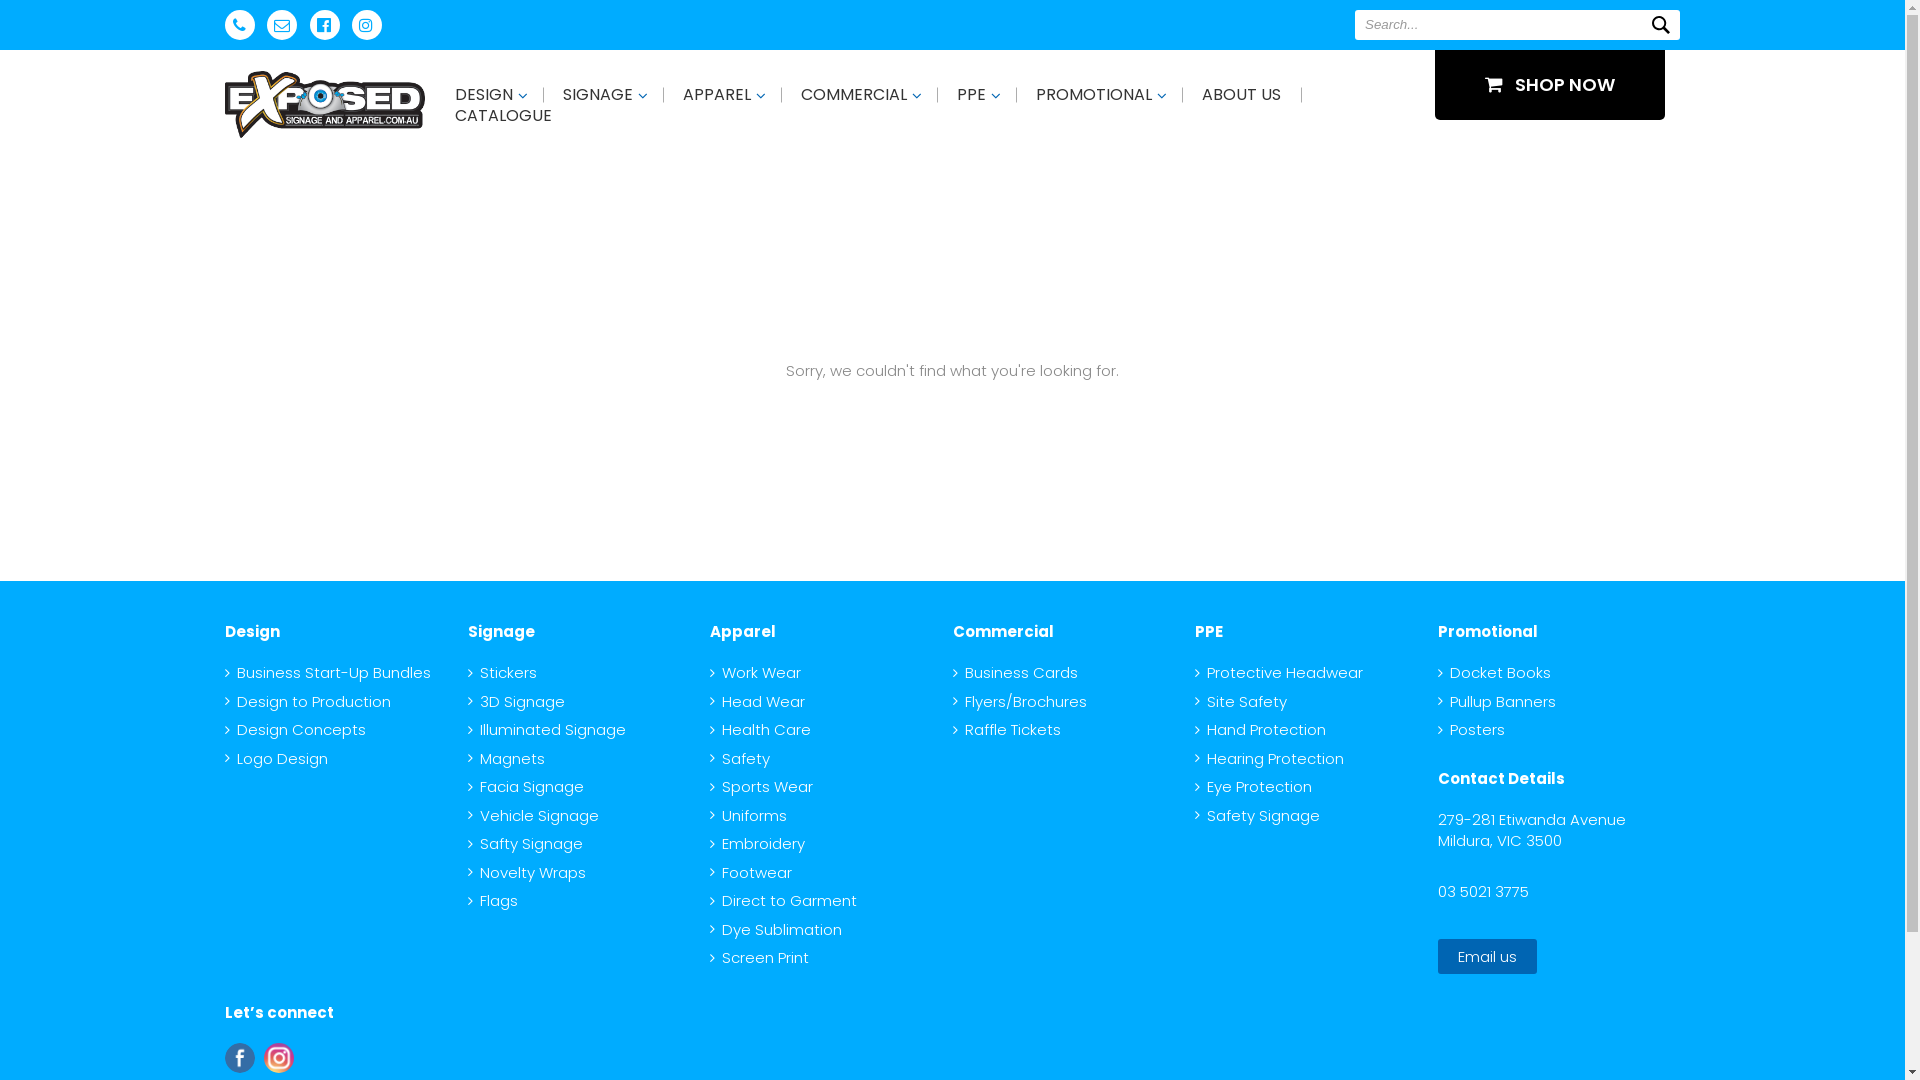 Image resolution: width=1920 pixels, height=1080 pixels. Describe the element at coordinates (1018, 699) in the screenshot. I see `'Flyers/Brochures'` at that location.